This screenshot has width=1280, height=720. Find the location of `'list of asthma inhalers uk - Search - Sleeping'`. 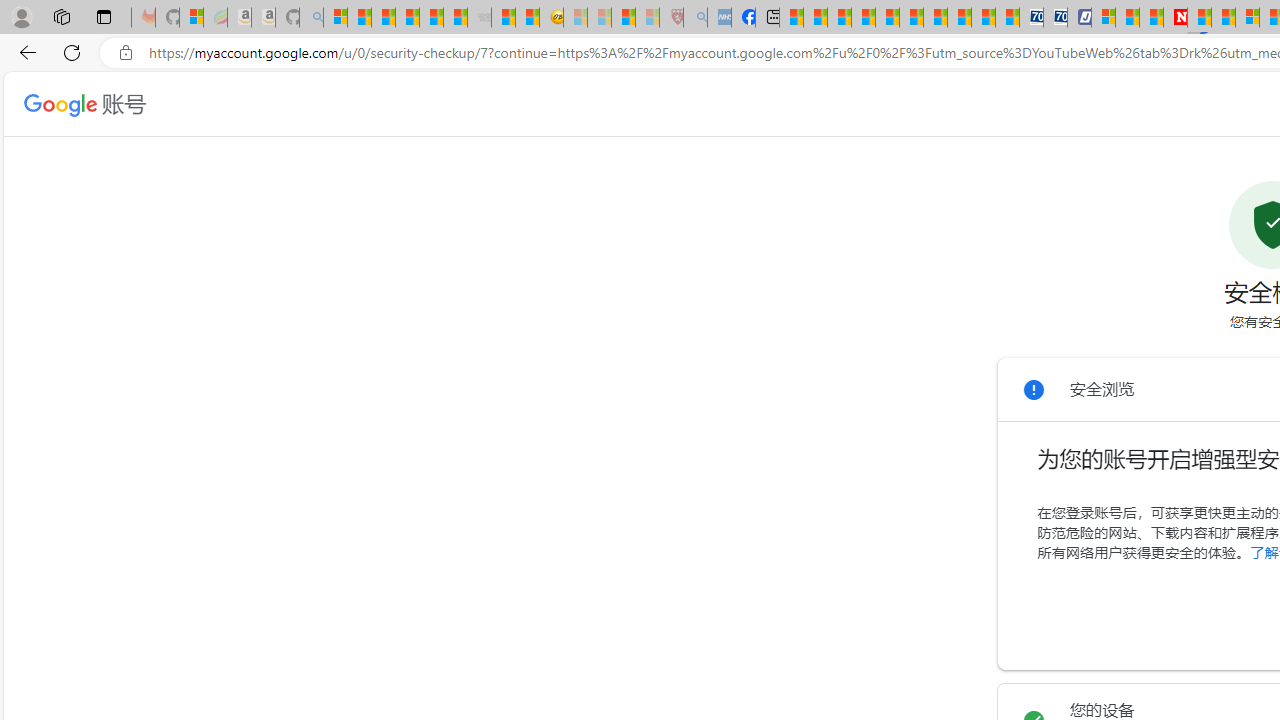

'list of asthma inhalers uk - Search - Sleeping' is located at coordinates (695, 17).